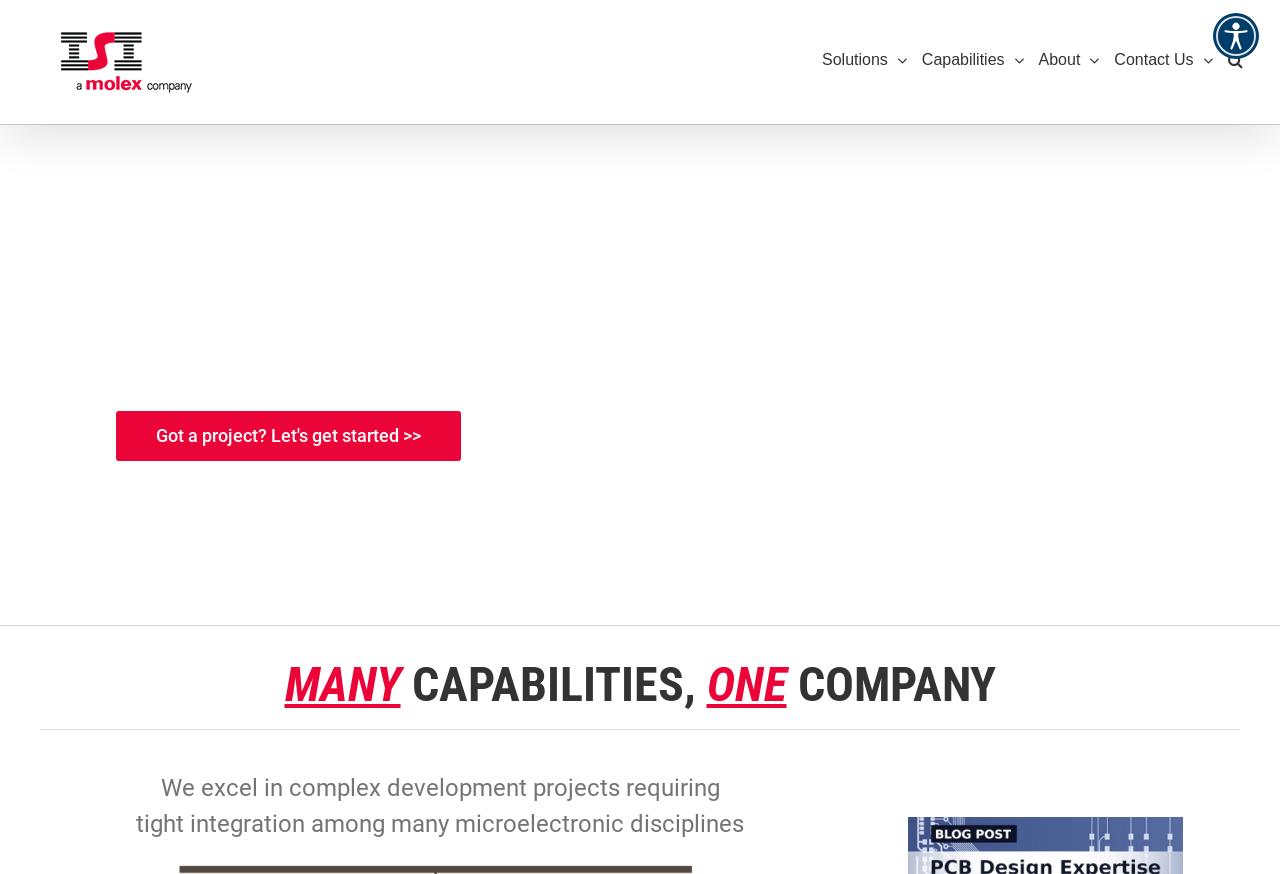 The height and width of the screenshot is (874, 1280). I want to click on 'We excel in complex development projects requiring', so click(160, 786).